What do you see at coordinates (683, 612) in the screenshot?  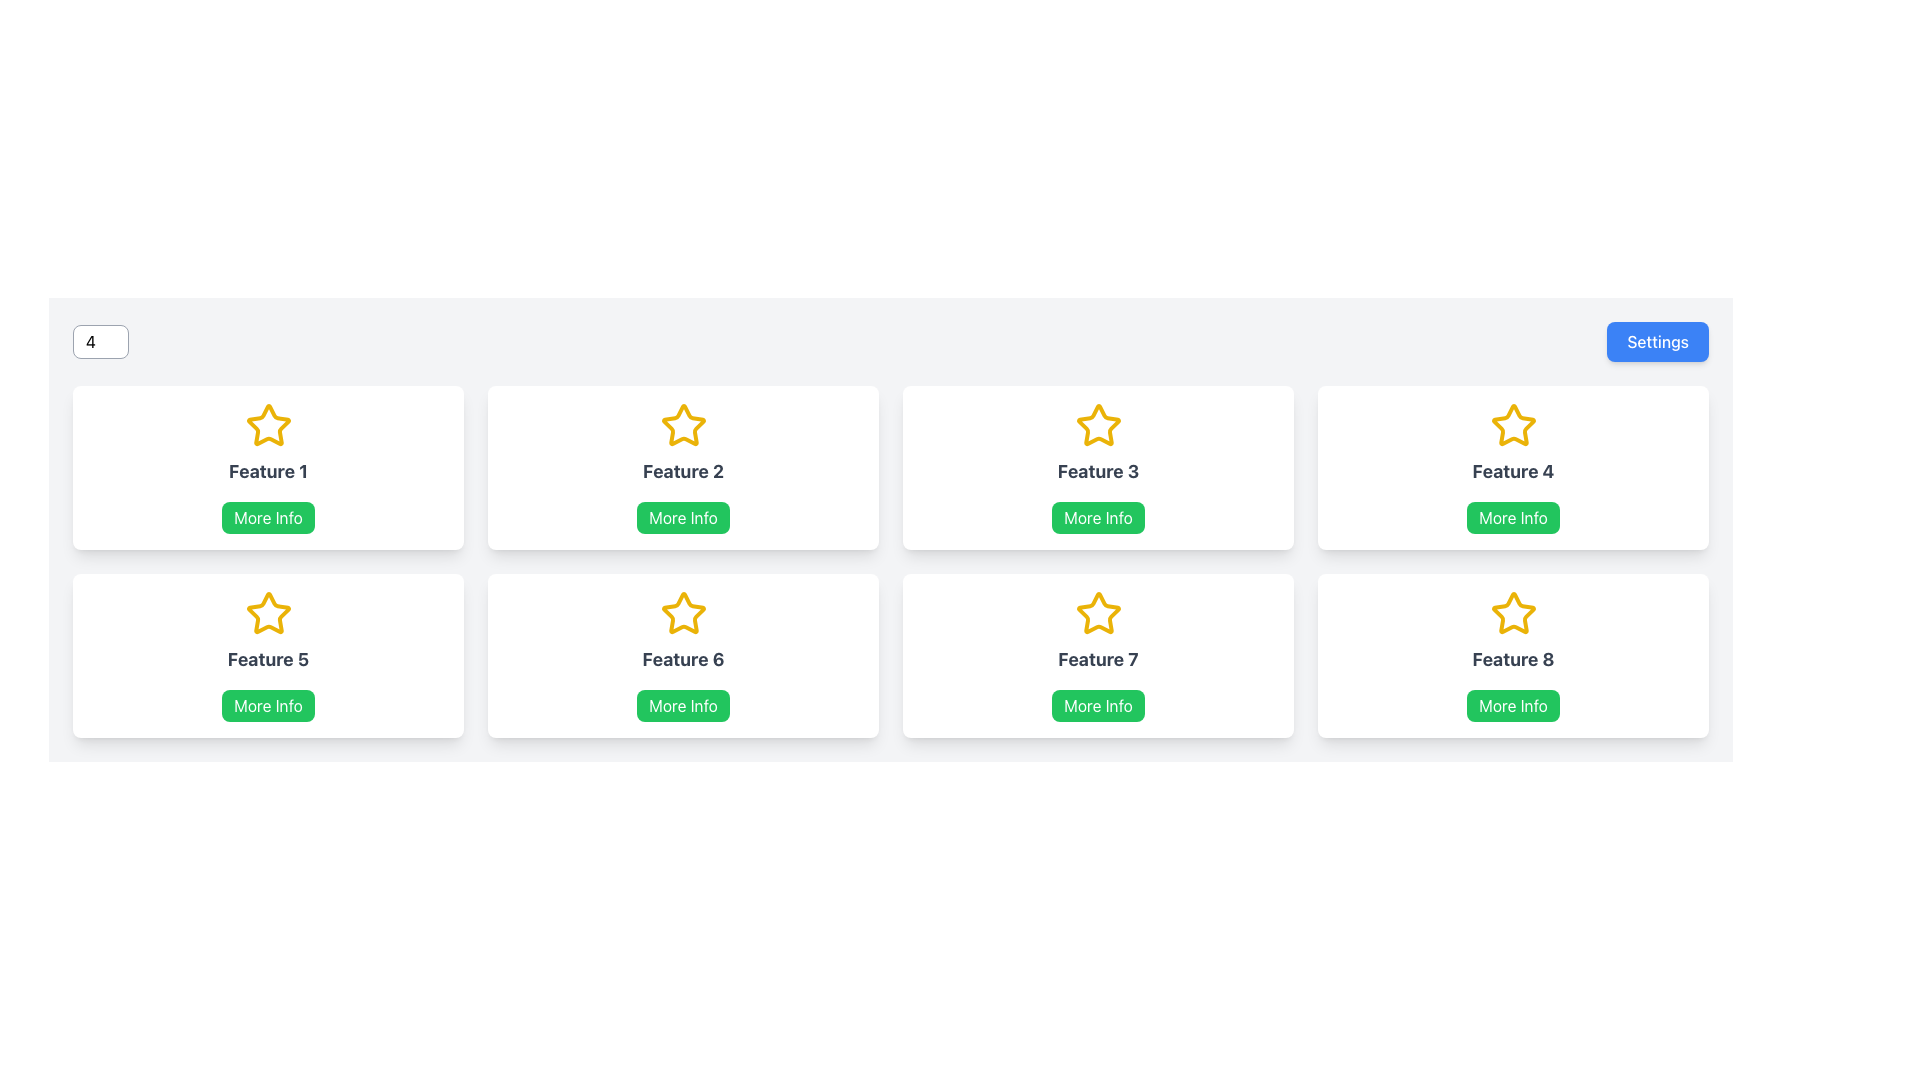 I see `the Icon that serves as a visual indicator for 'Feature 6', which is centrally aligned at the top of its card, above the title and the 'More Info' button` at bounding box center [683, 612].